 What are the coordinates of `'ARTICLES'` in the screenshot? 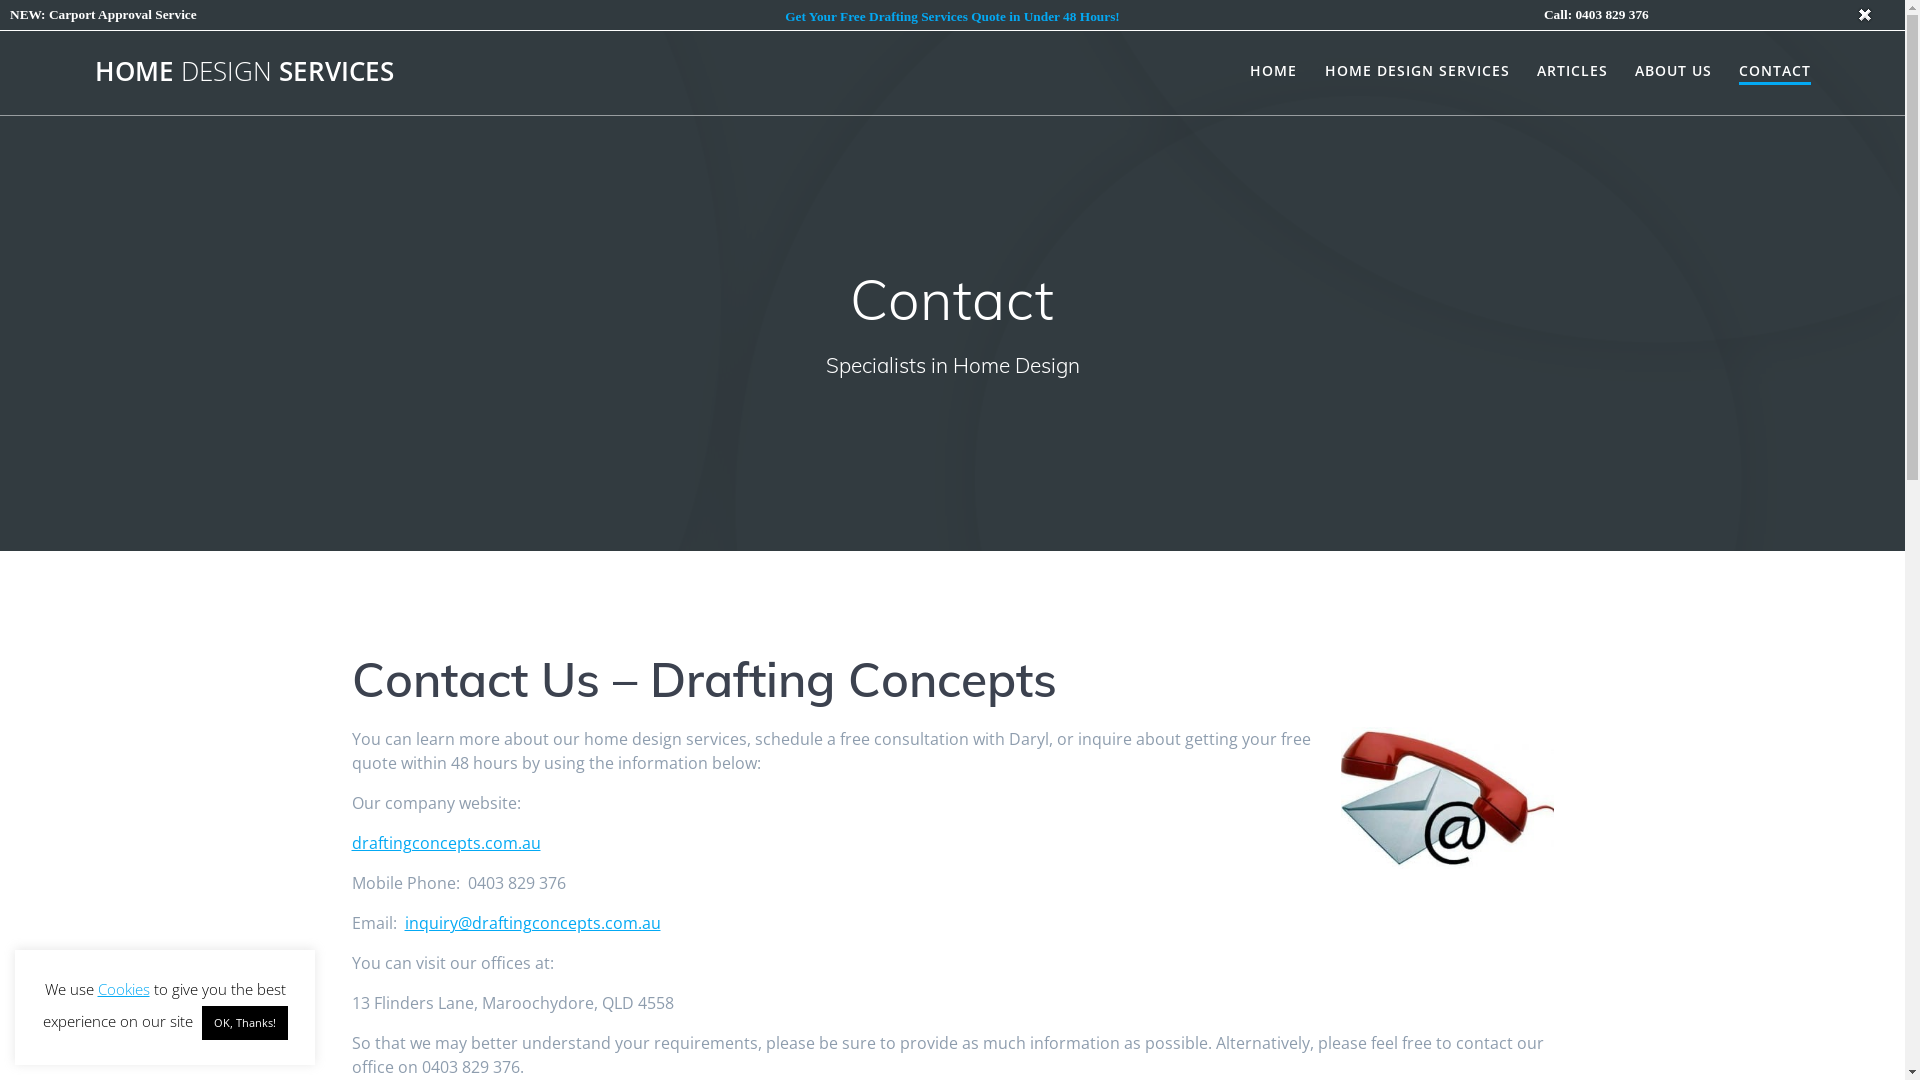 It's located at (1535, 69).